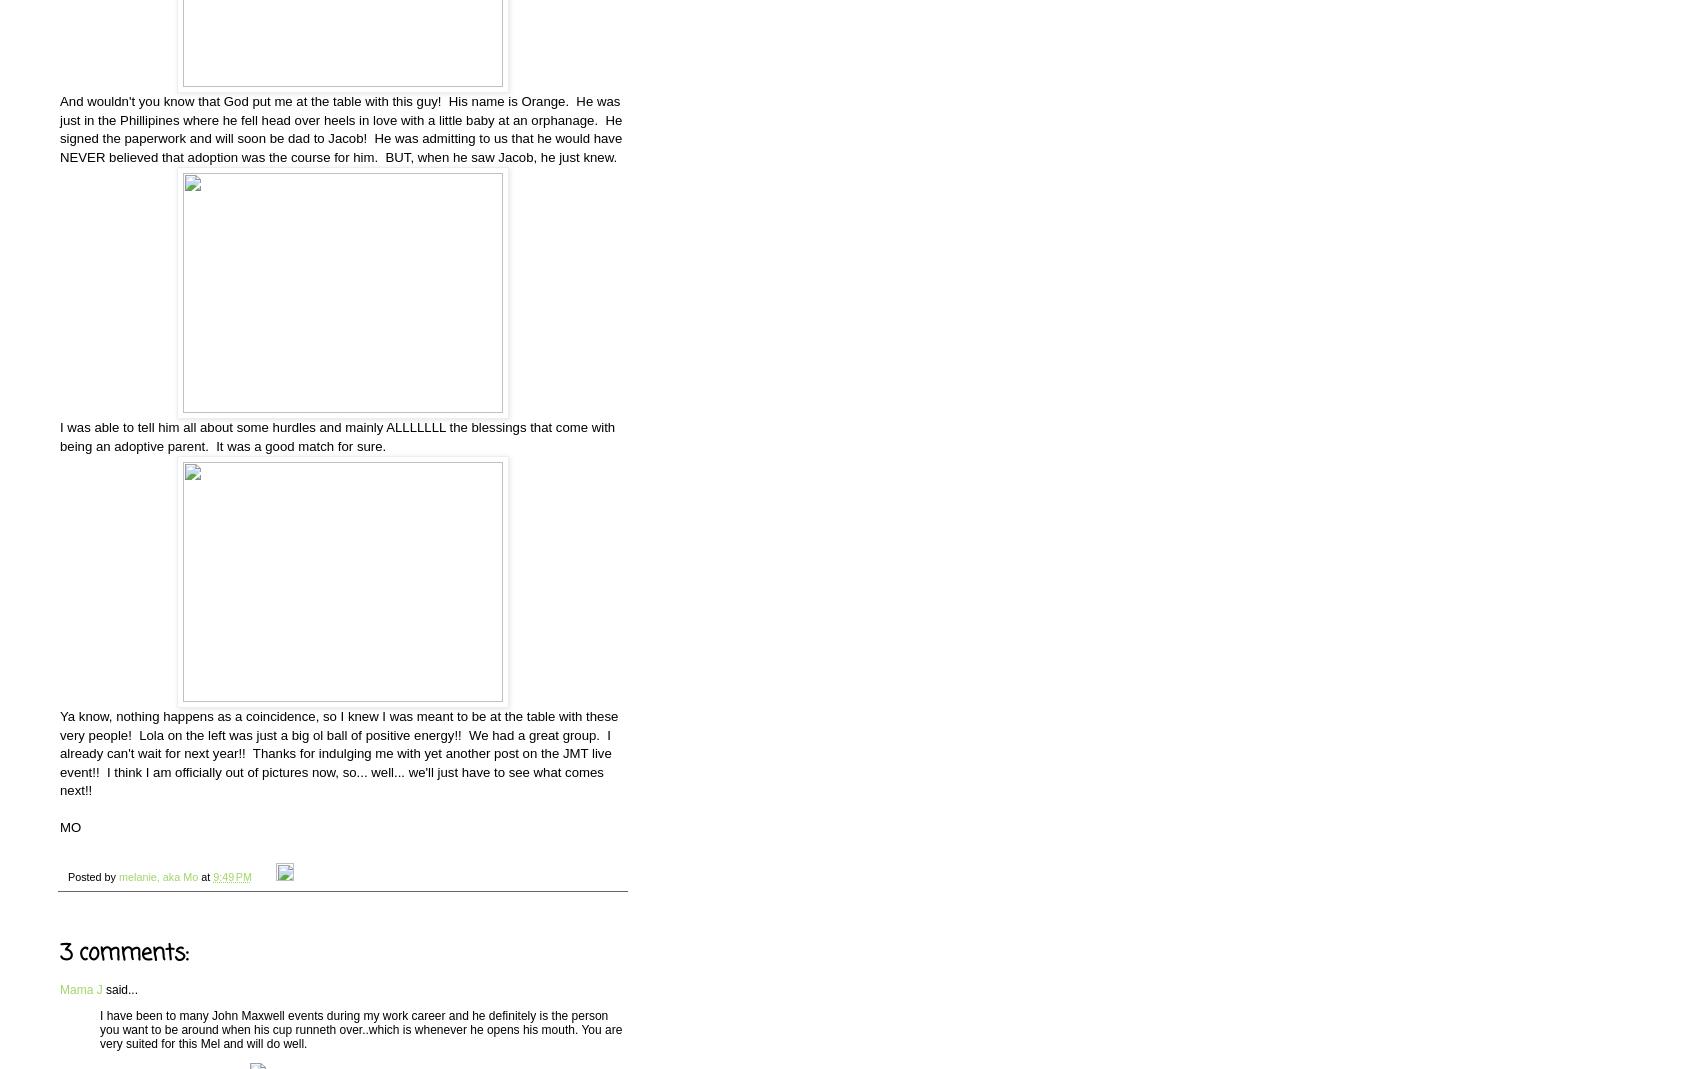 The height and width of the screenshot is (1069, 1700). What do you see at coordinates (360, 1029) in the screenshot?
I see `'I have been to many John Maxwell events during my work career and he definitely is the person you want to be around when his cup runneth over..which is whenever he opens his mouth. You are very suited for this Mel and will do well.'` at bounding box center [360, 1029].